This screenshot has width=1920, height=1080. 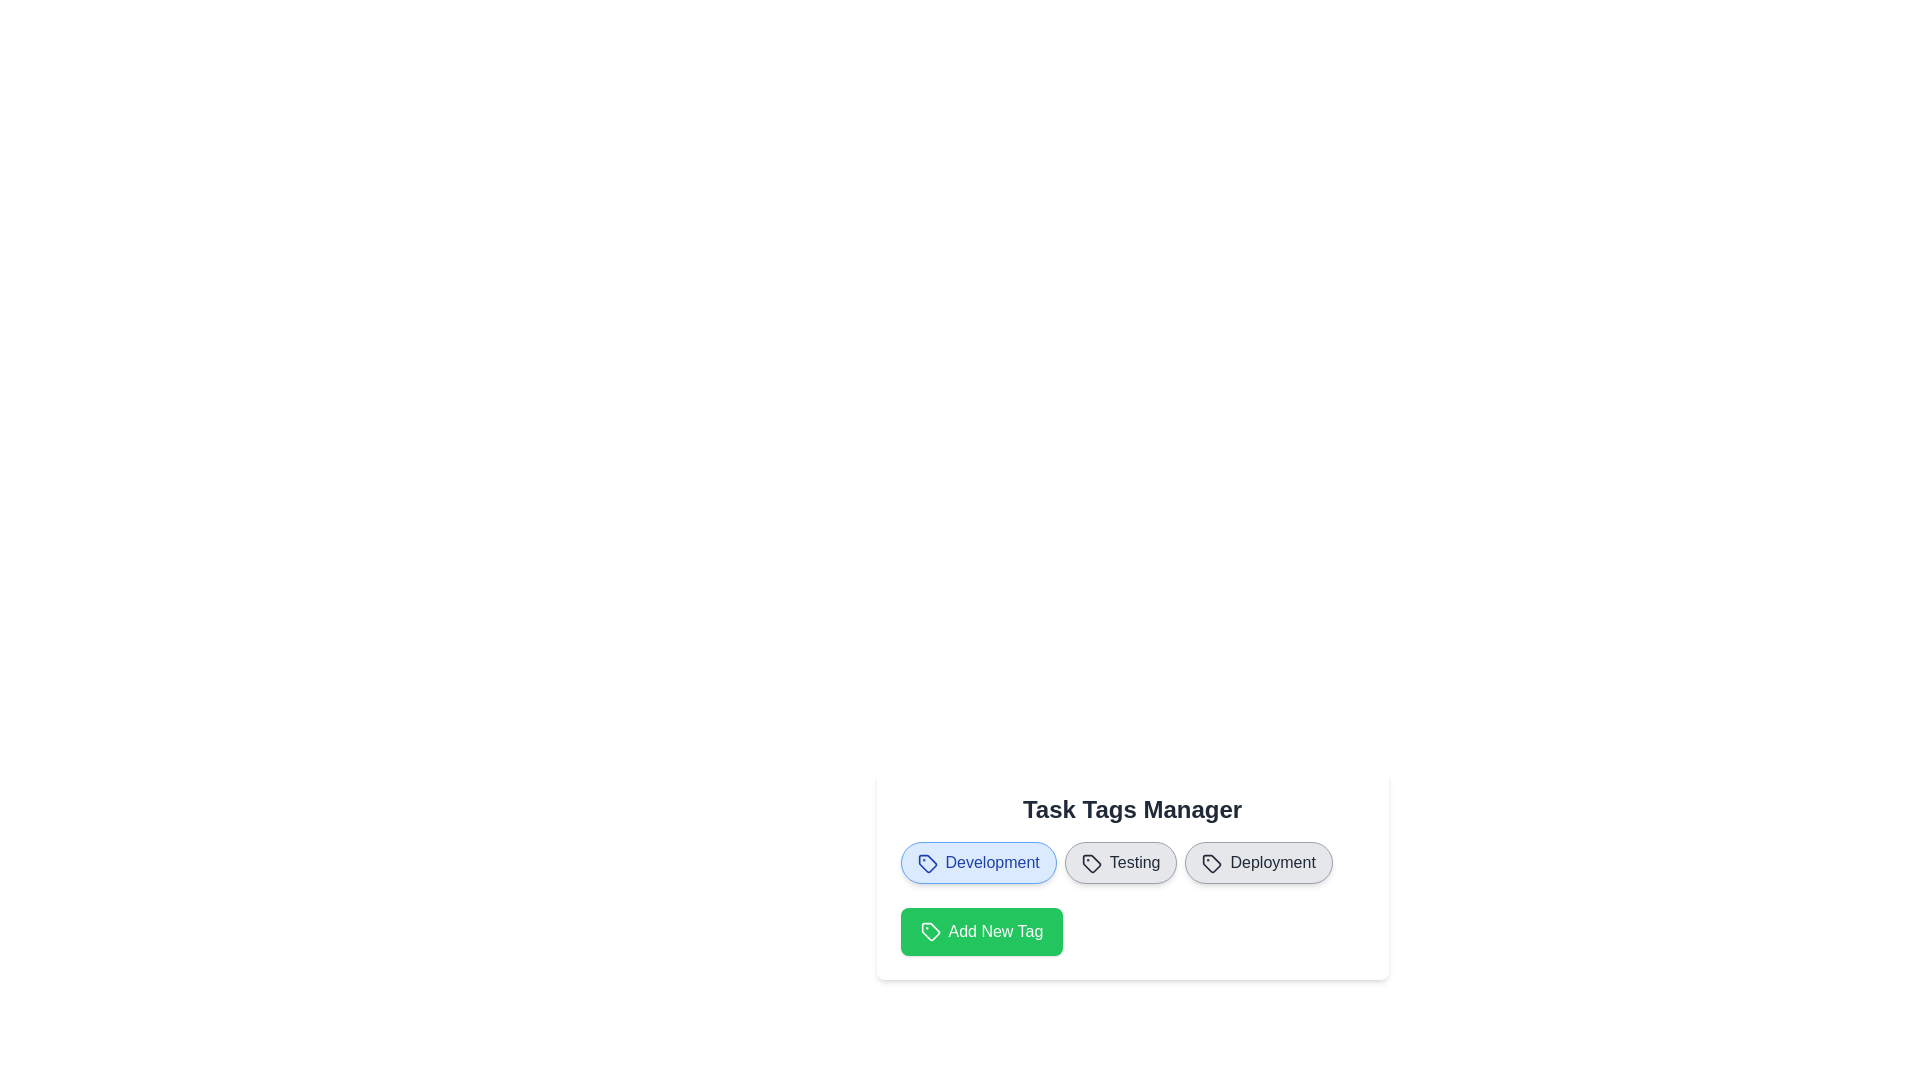 I want to click on the 'Testing' button, which is a rounded rectangular button with a light gray background and bold dark text, located between the 'Development' and 'Deployment' buttons in the 'Task Tags Manager' section, so click(x=1132, y=874).